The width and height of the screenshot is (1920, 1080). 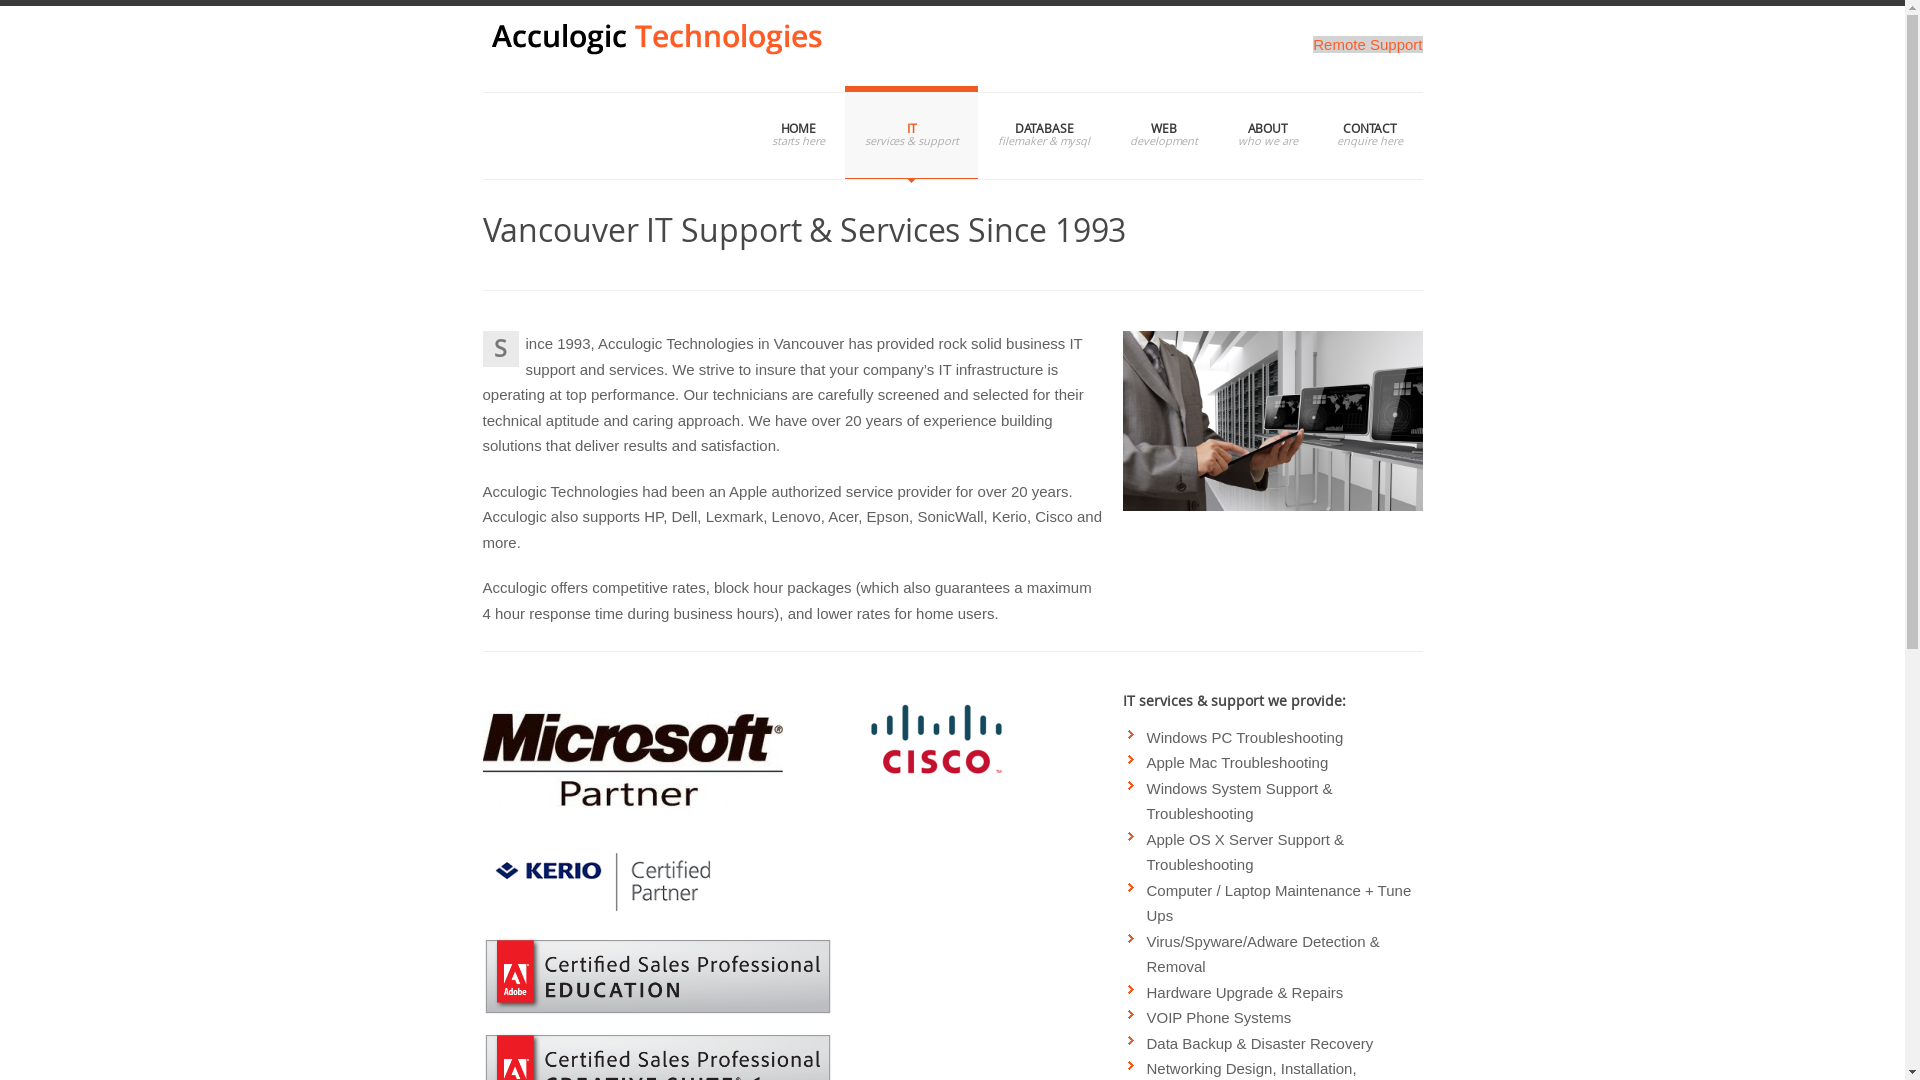 What do you see at coordinates (1366, 44) in the screenshot?
I see `'Remote Support'` at bounding box center [1366, 44].